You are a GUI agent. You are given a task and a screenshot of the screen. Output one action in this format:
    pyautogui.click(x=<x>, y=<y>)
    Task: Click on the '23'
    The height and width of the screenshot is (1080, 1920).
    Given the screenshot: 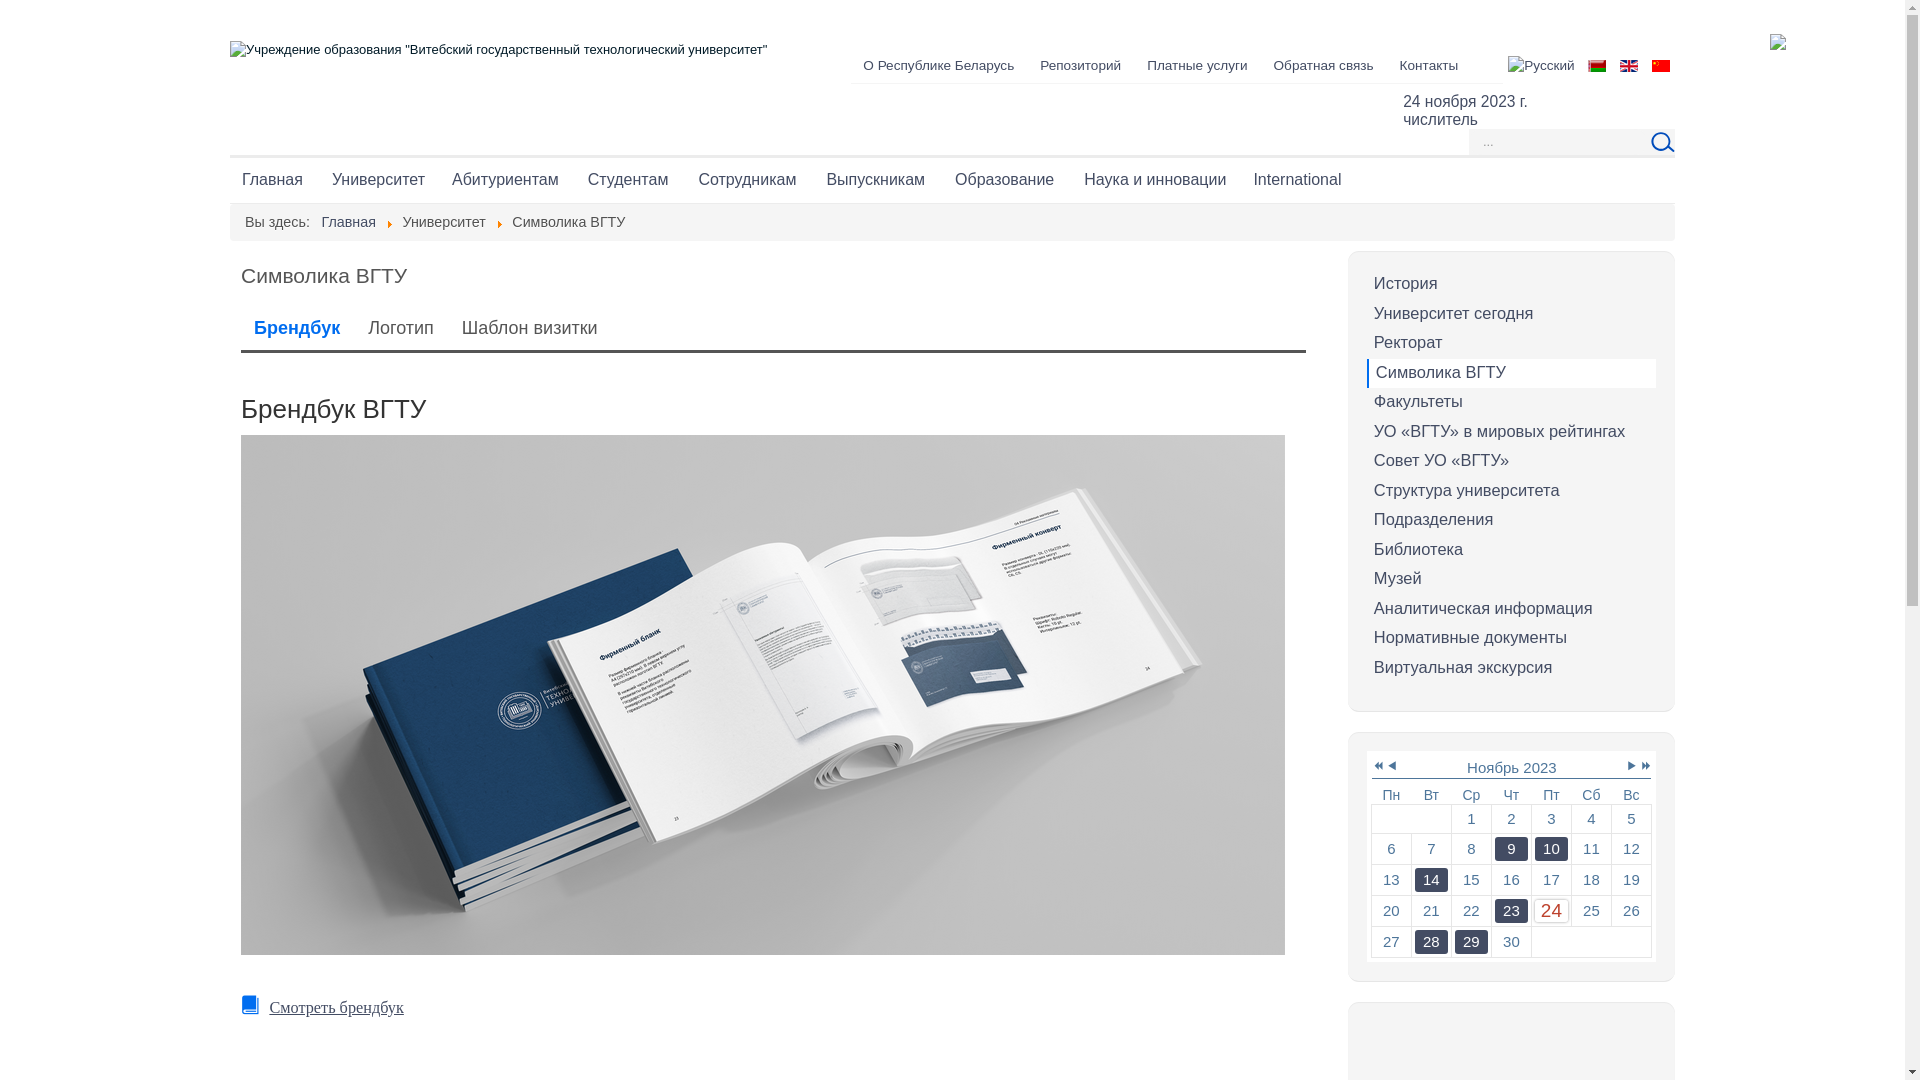 What is the action you would take?
    pyautogui.click(x=1496, y=910)
    